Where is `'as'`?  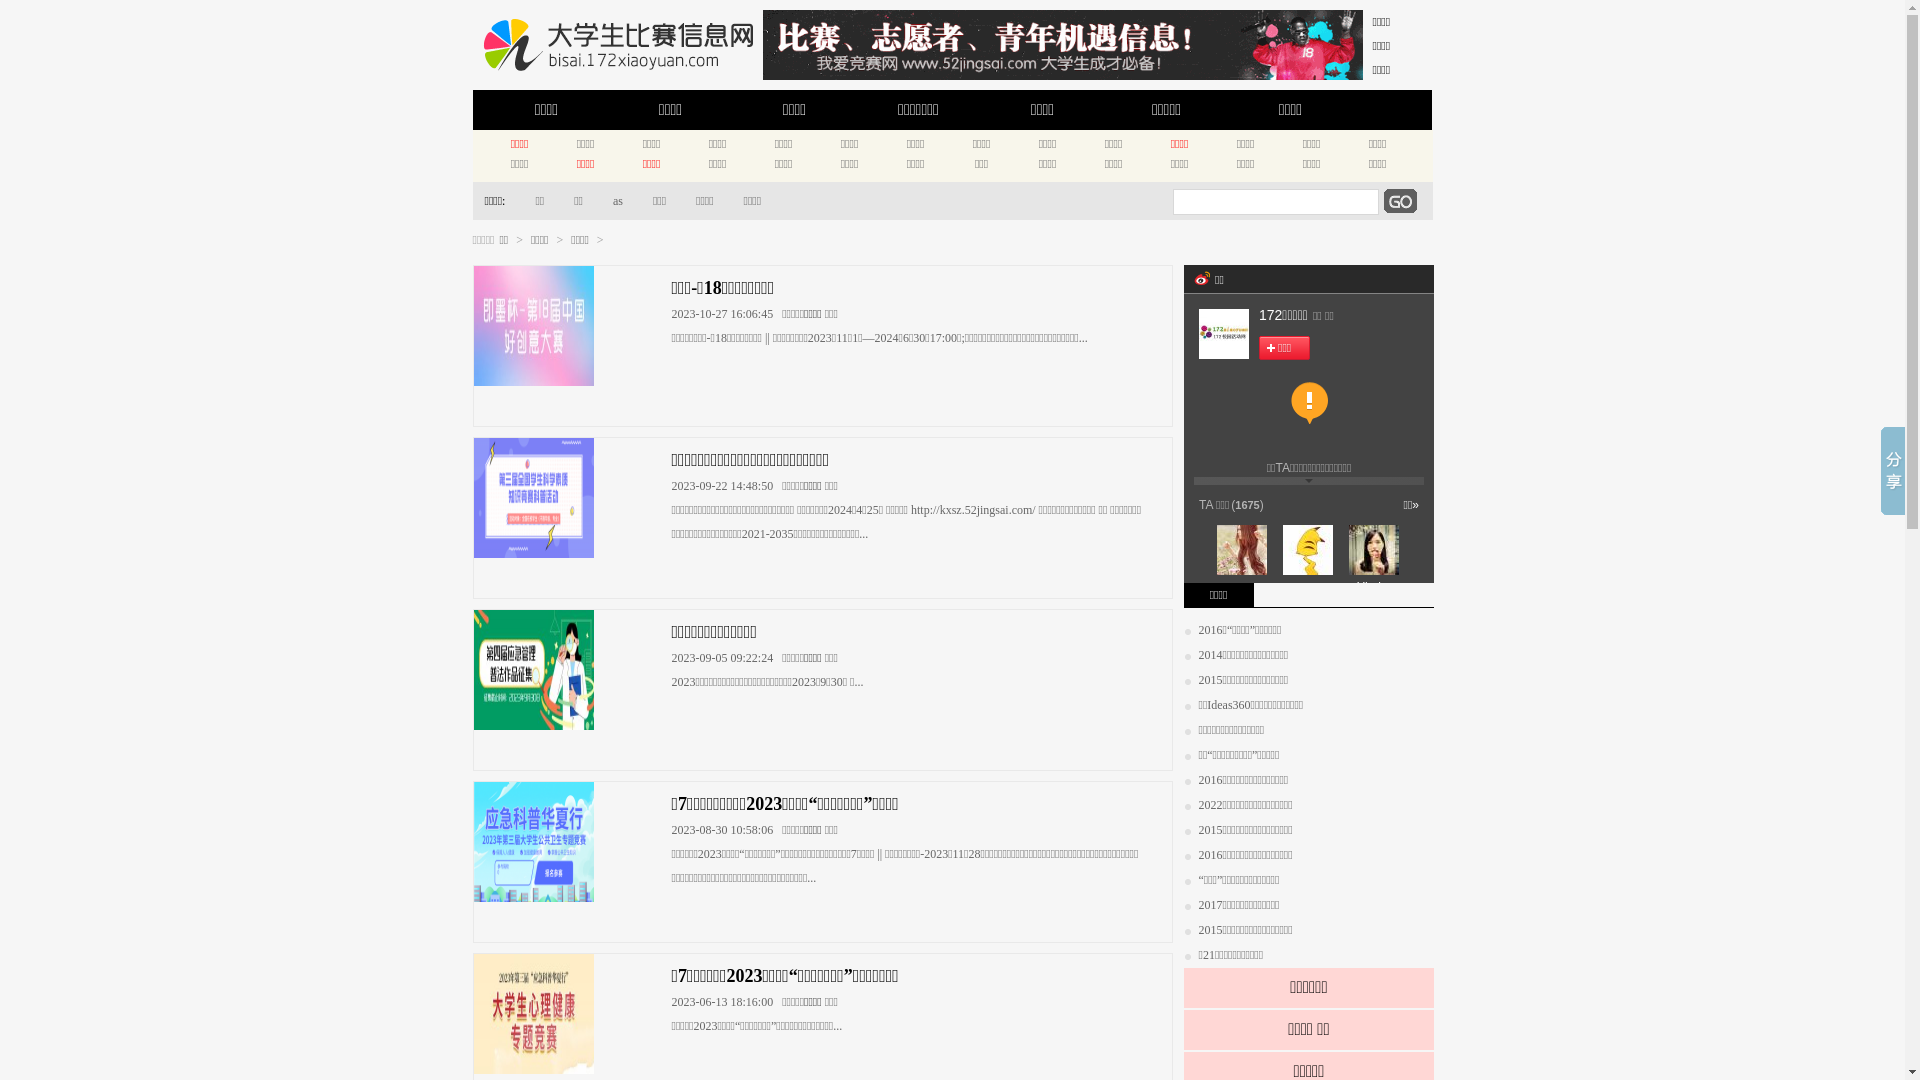
'as' is located at coordinates (609, 200).